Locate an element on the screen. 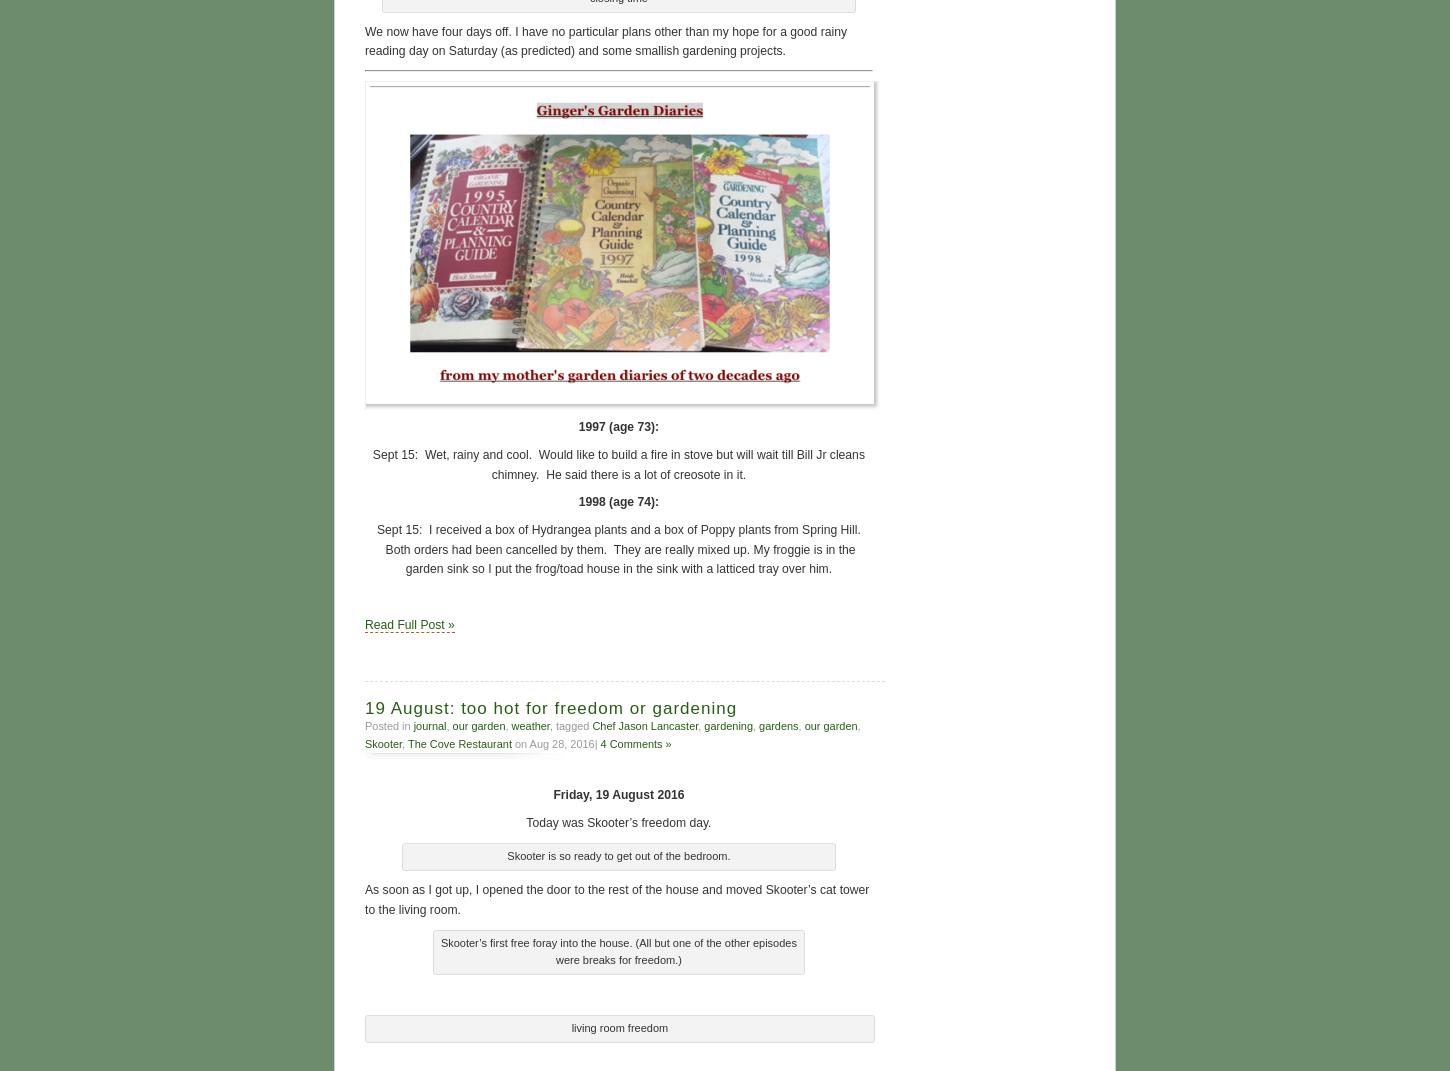 This screenshot has height=1071, width=1450. 'Skooter' is located at coordinates (363, 741).